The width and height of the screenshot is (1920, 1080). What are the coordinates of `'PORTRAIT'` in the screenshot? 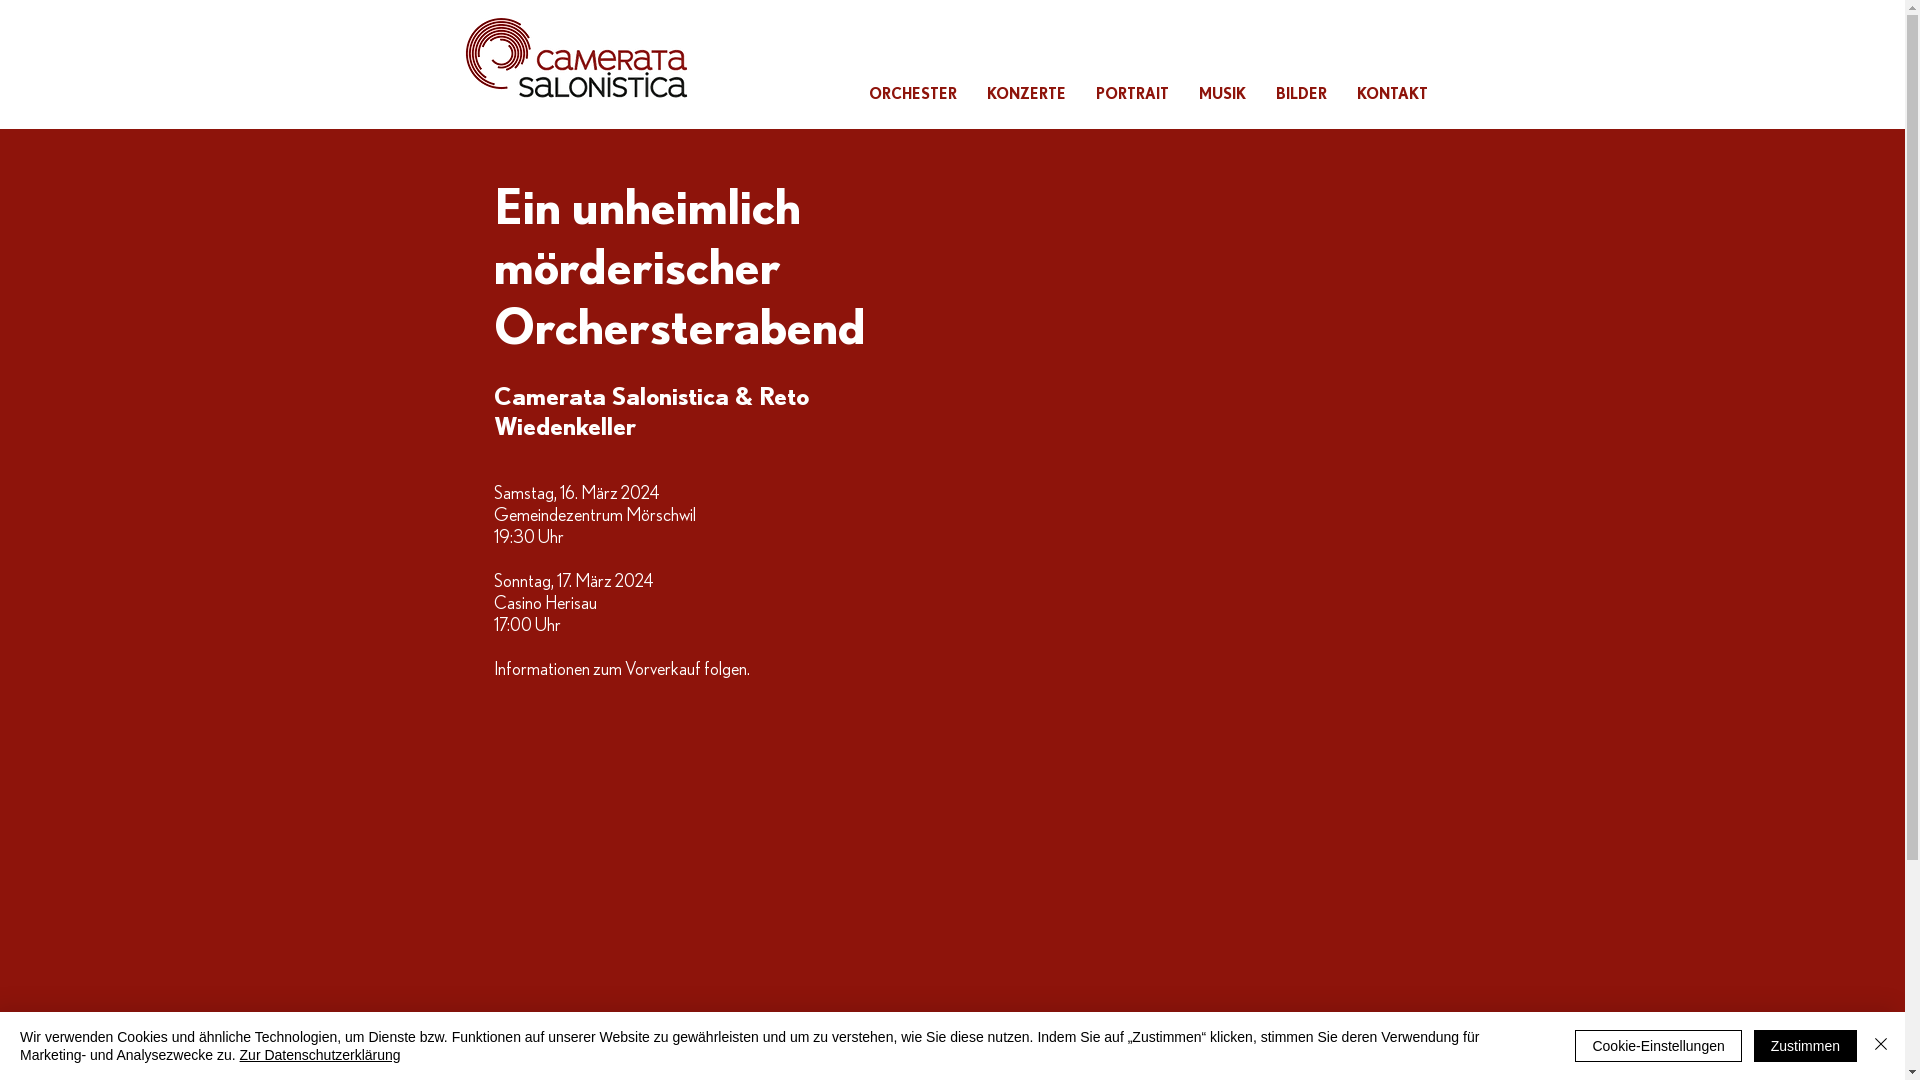 It's located at (1079, 94).